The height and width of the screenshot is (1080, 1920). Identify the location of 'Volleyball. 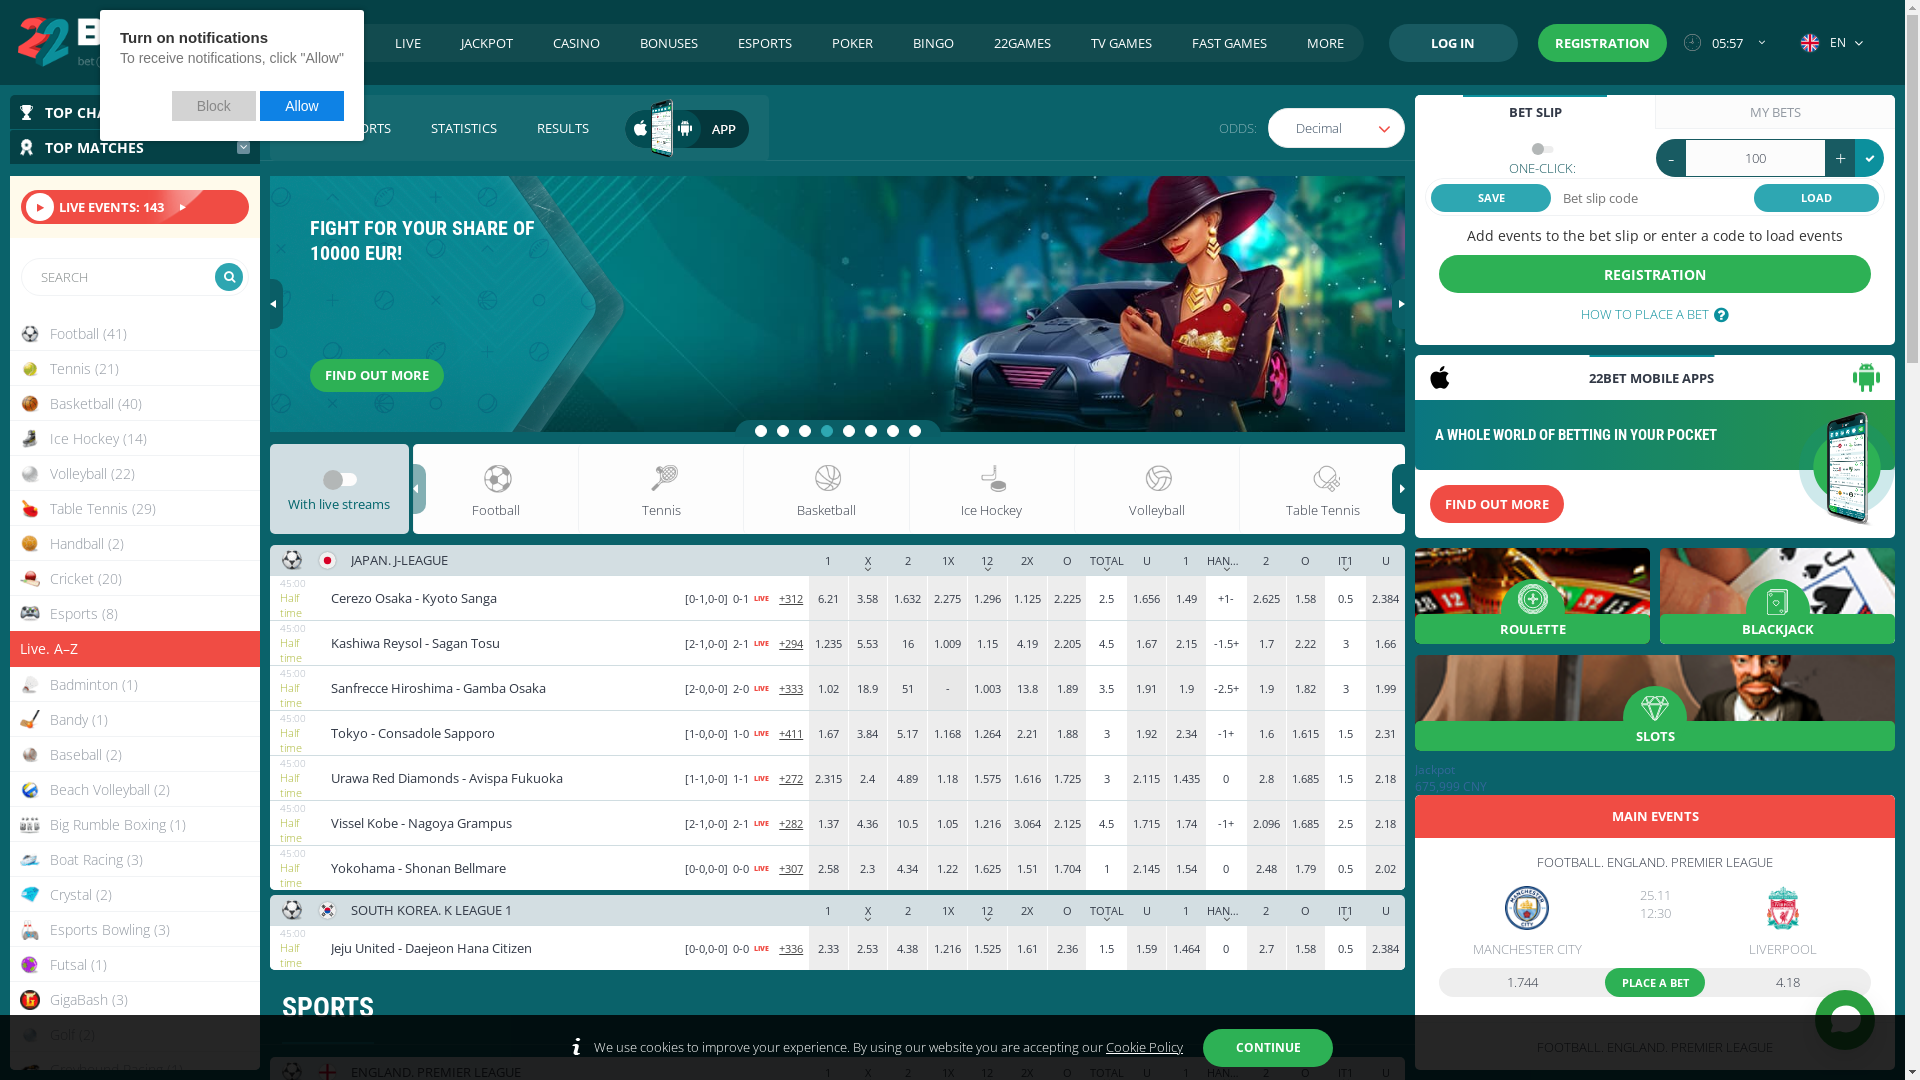
(133, 473).